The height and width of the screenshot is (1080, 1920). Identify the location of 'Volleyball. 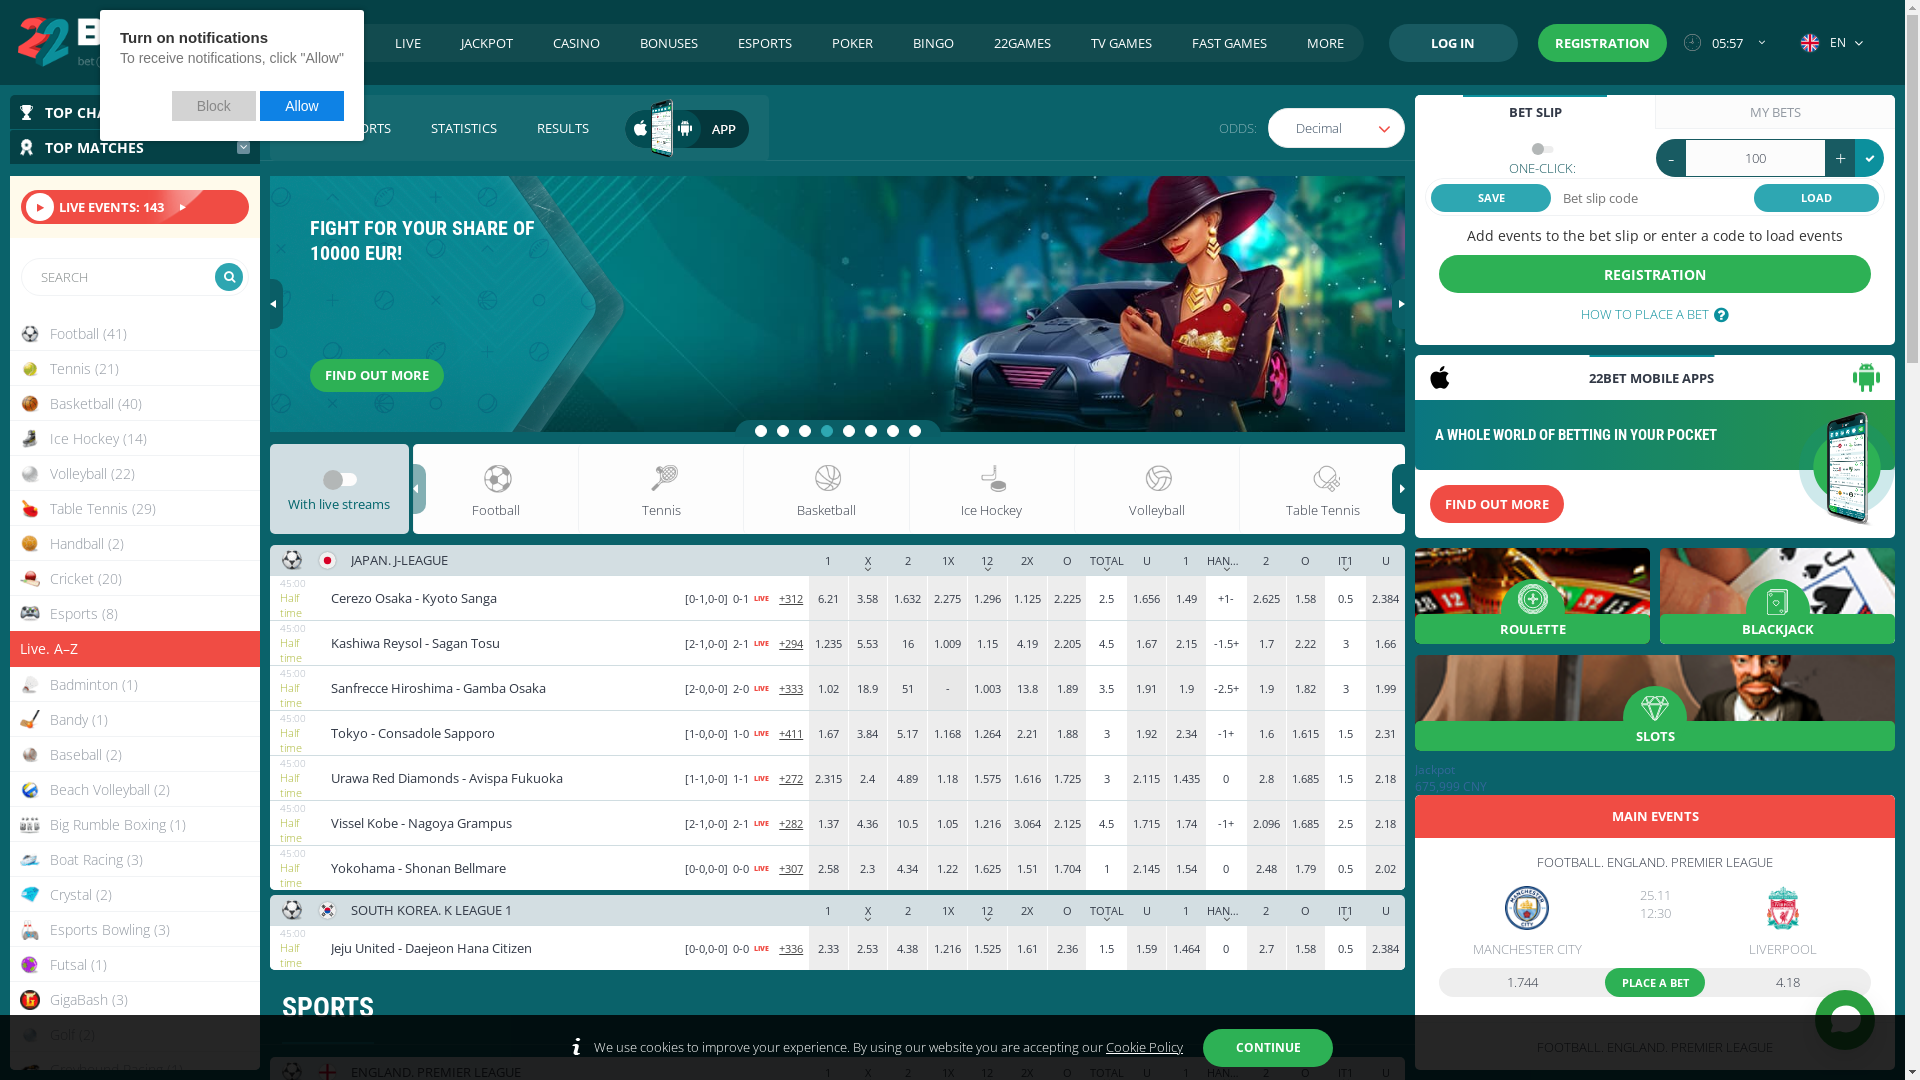
(133, 473).